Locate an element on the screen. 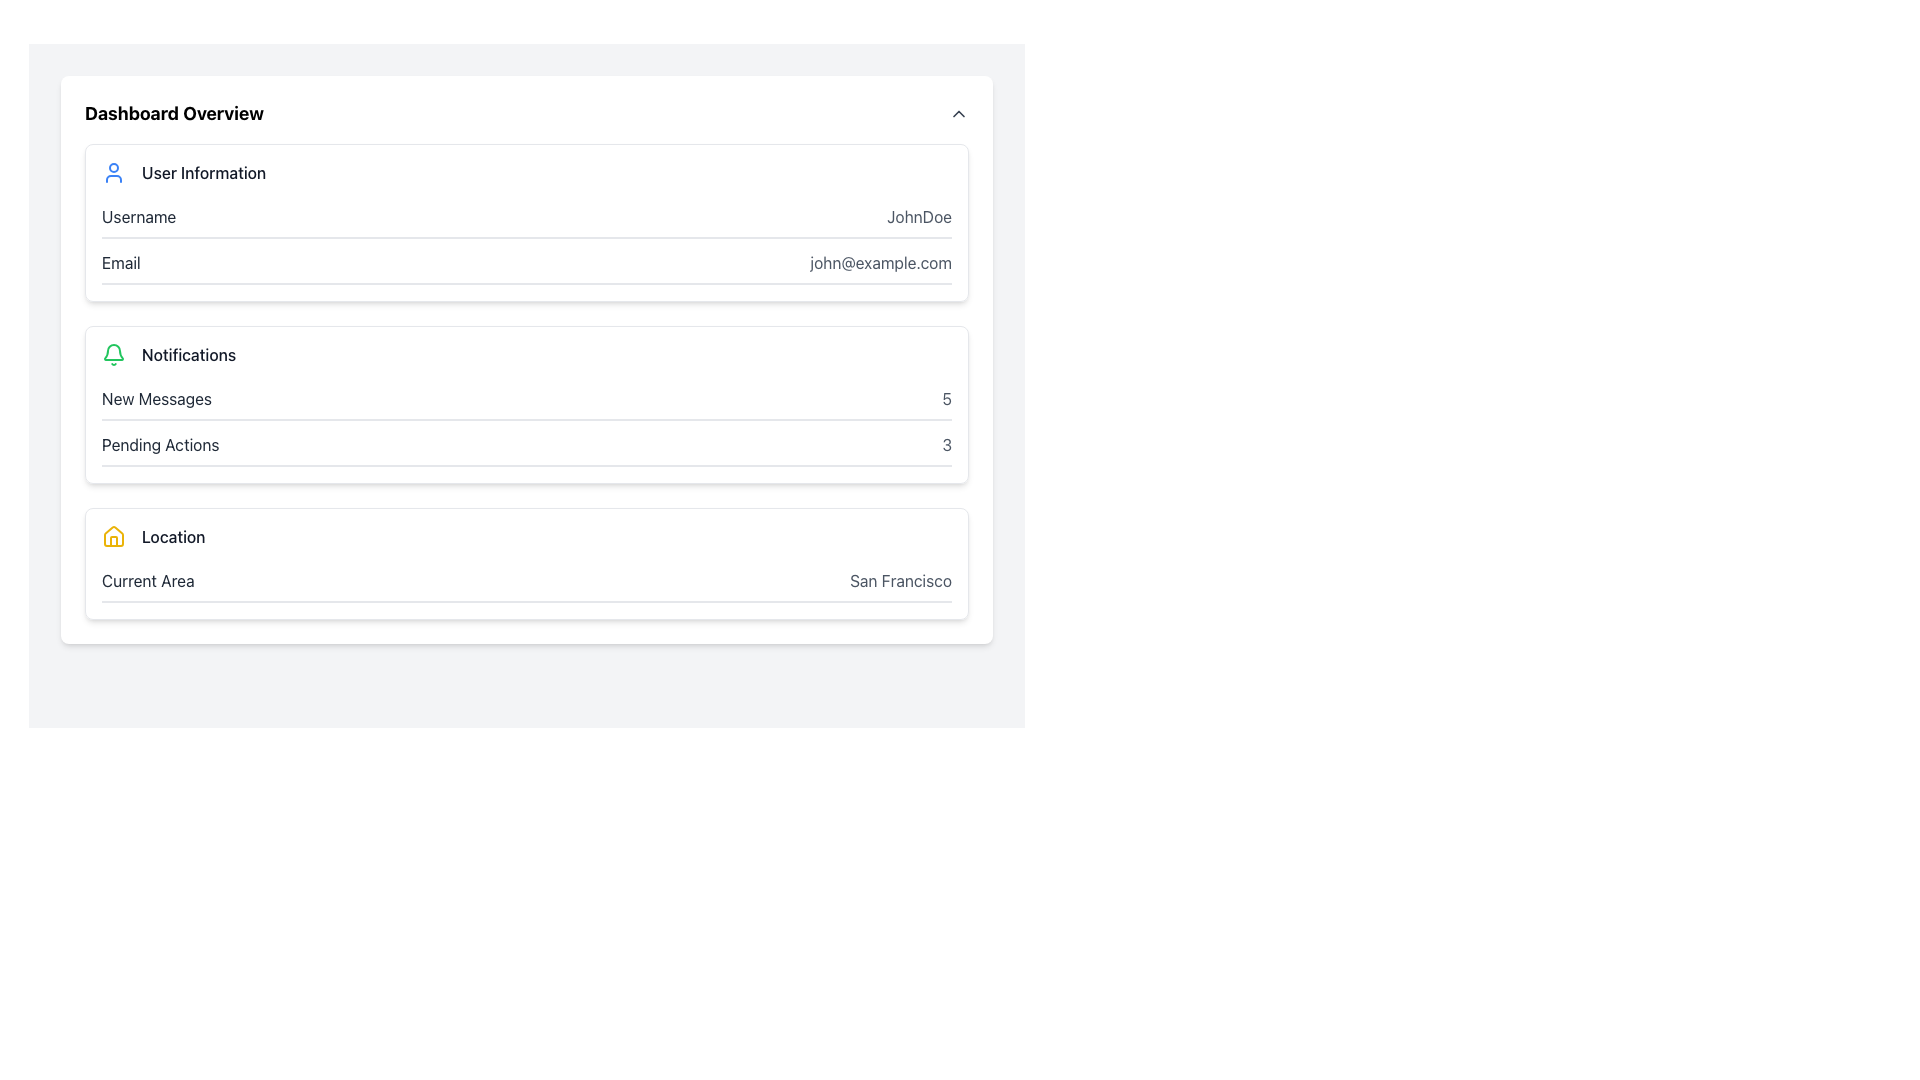 The image size is (1920, 1080). the Text Label that describes the user's email address, located in the 'User Information' section to the left of 'john@example.com' is located at coordinates (120, 261).